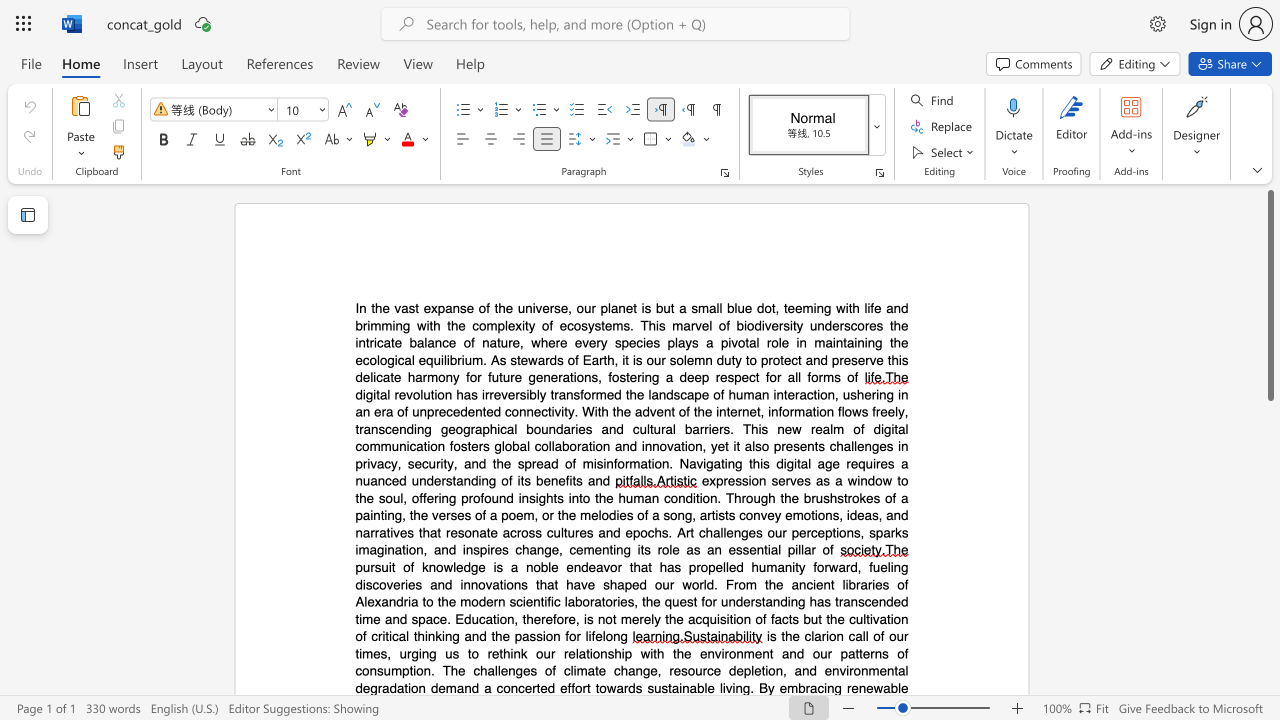 The height and width of the screenshot is (720, 1280). I want to click on the scrollbar on the right to move the page downward, so click(1269, 608).